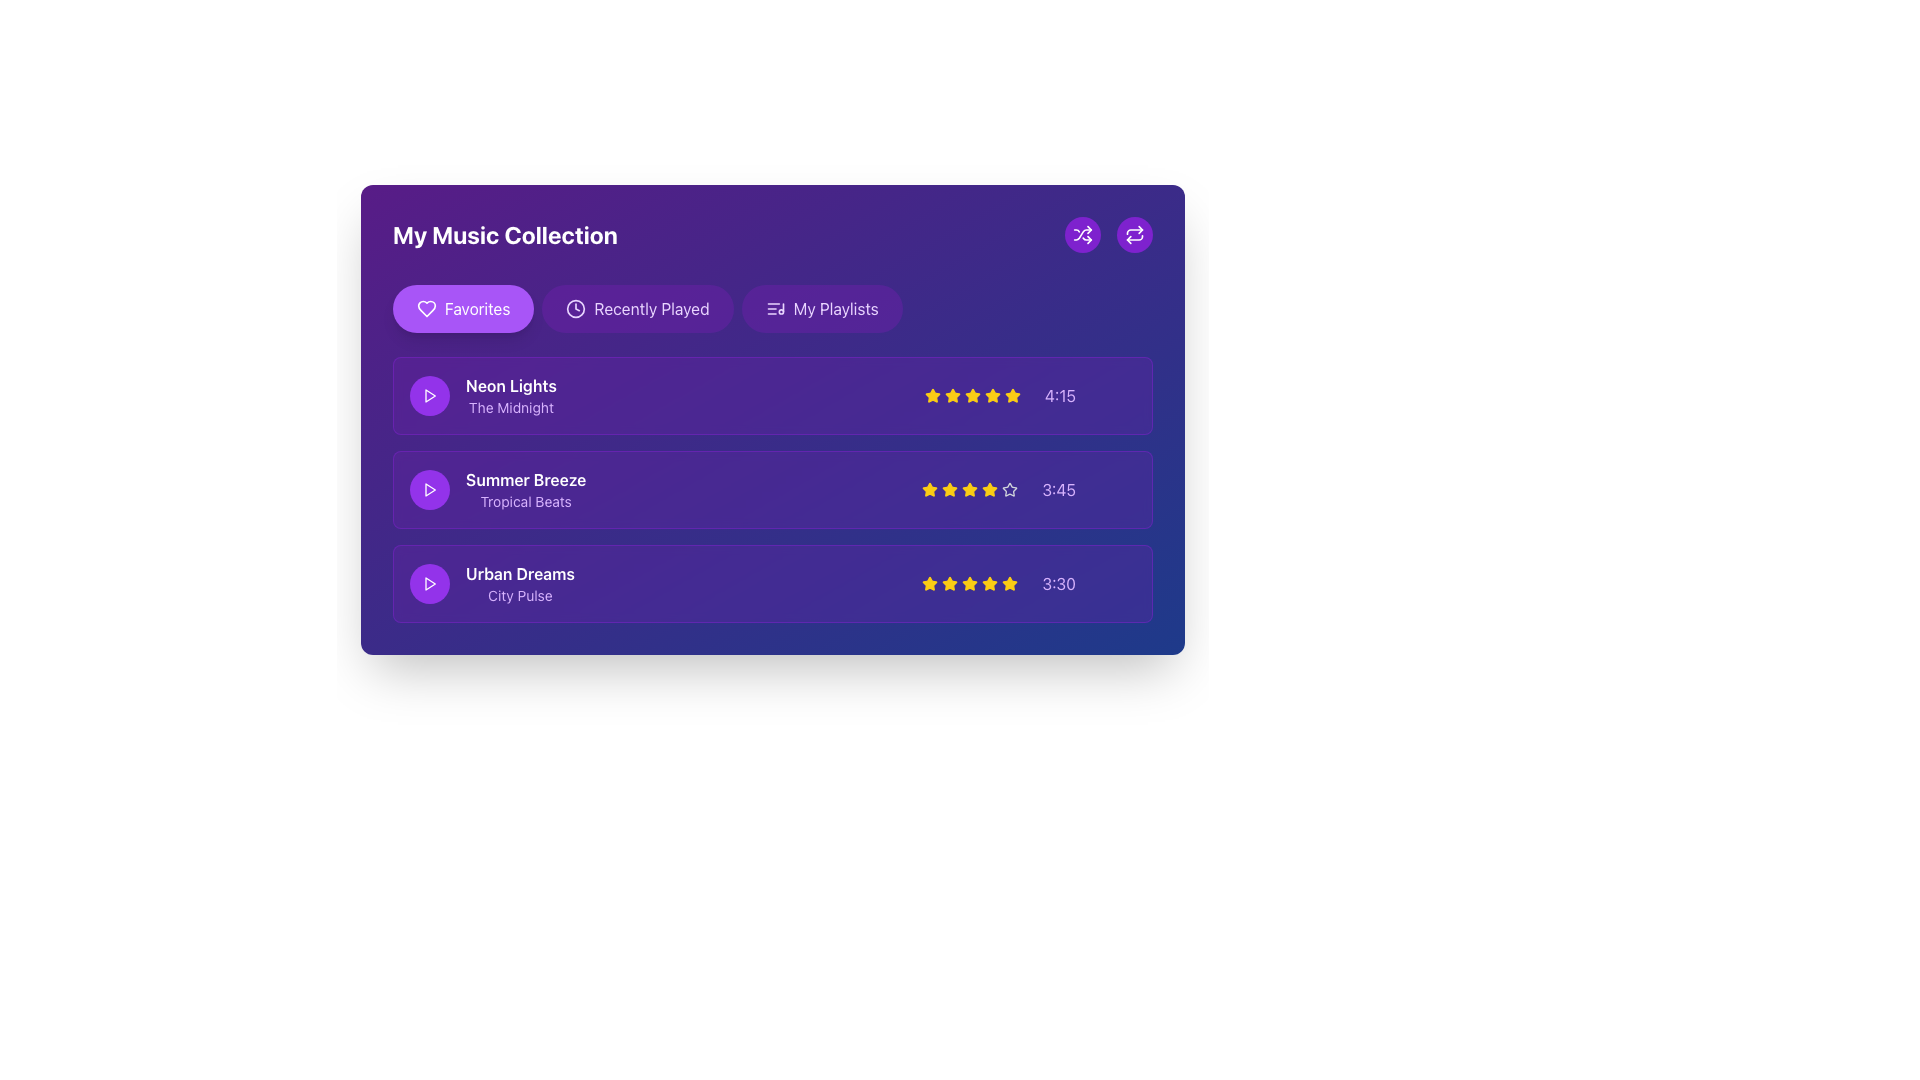 The width and height of the screenshot is (1920, 1080). What do you see at coordinates (462, 308) in the screenshot?
I see `the first button in the group under 'My Music Collection'` at bounding box center [462, 308].